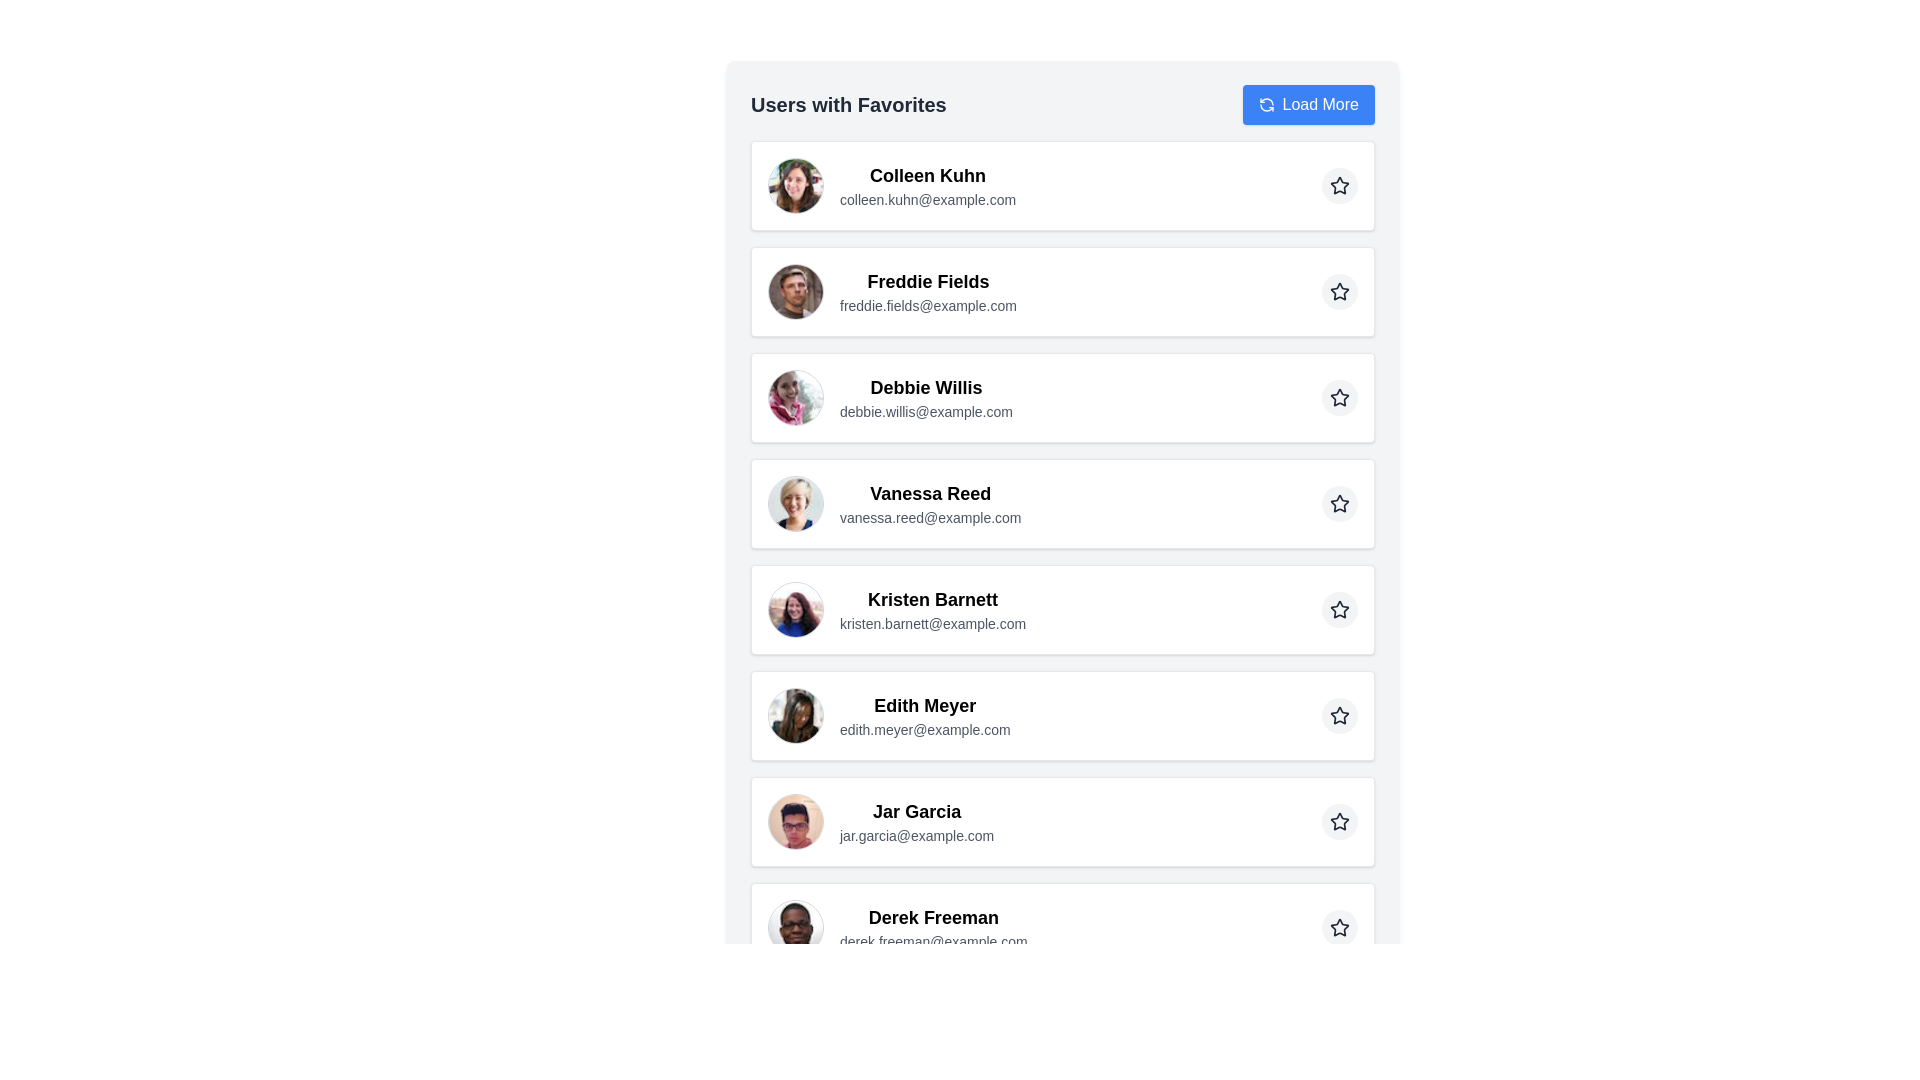  What do you see at coordinates (889, 397) in the screenshot?
I see `the user profile entry for 'Debbie Willis'` at bounding box center [889, 397].